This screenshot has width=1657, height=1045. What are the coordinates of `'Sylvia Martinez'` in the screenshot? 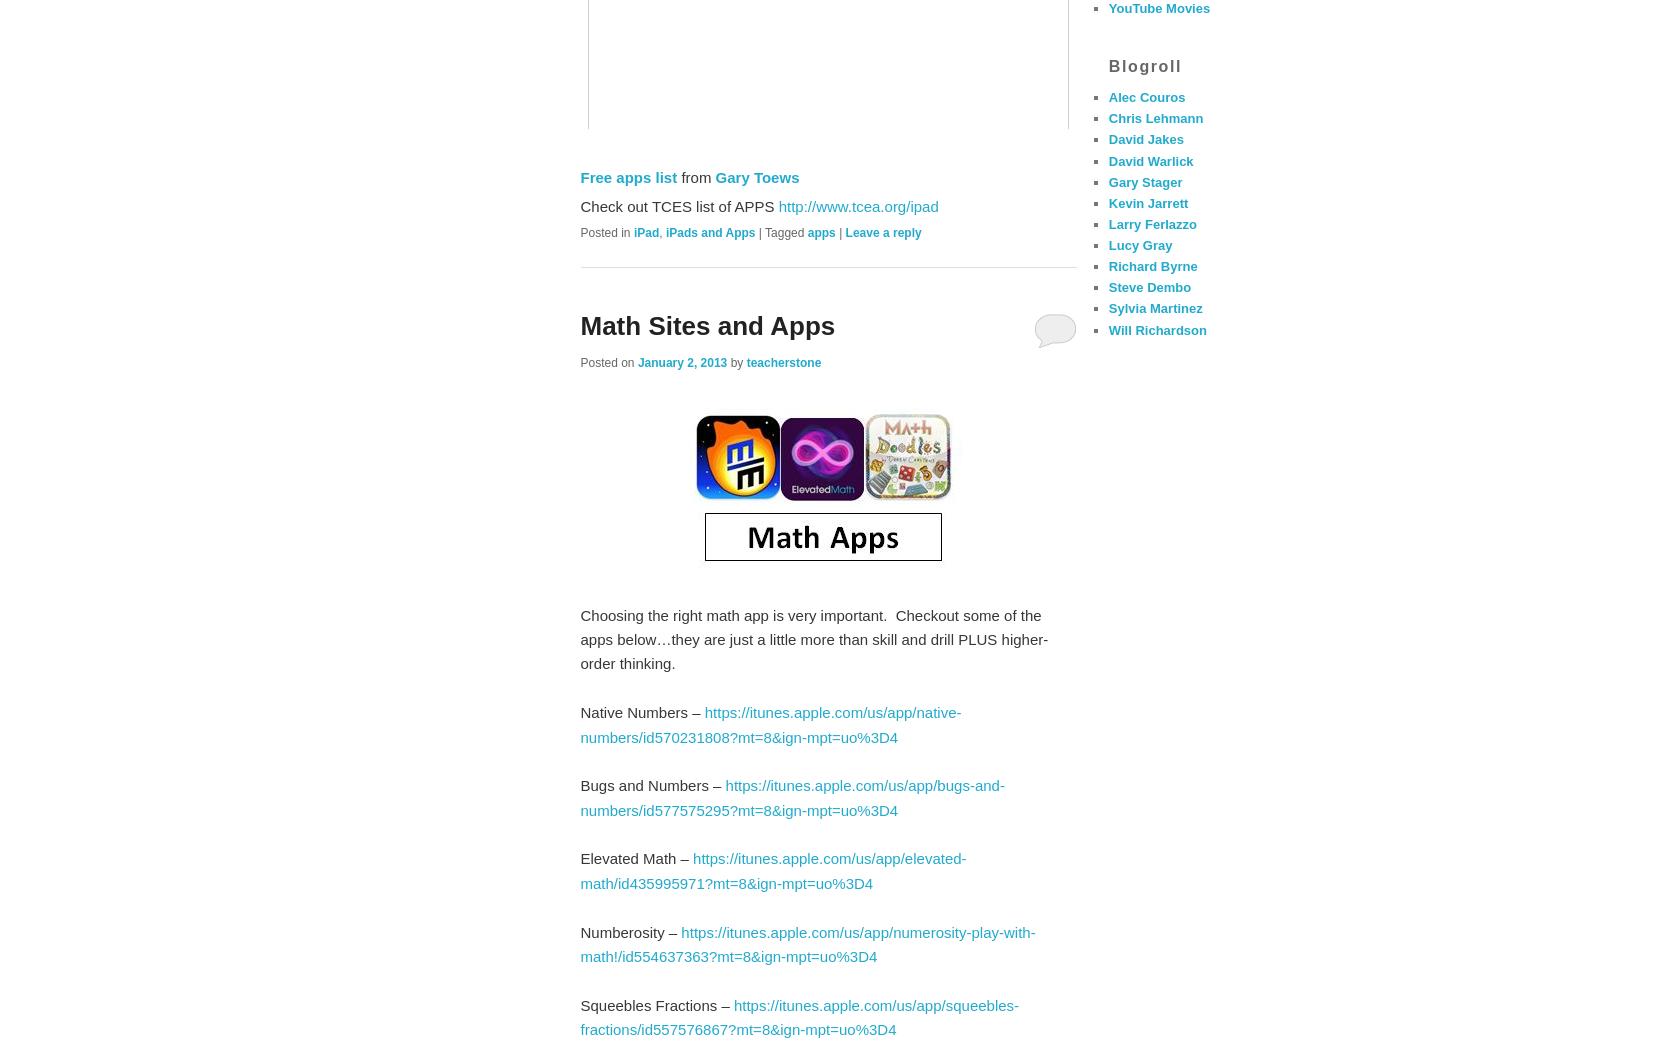 It's located at (1153, 308).